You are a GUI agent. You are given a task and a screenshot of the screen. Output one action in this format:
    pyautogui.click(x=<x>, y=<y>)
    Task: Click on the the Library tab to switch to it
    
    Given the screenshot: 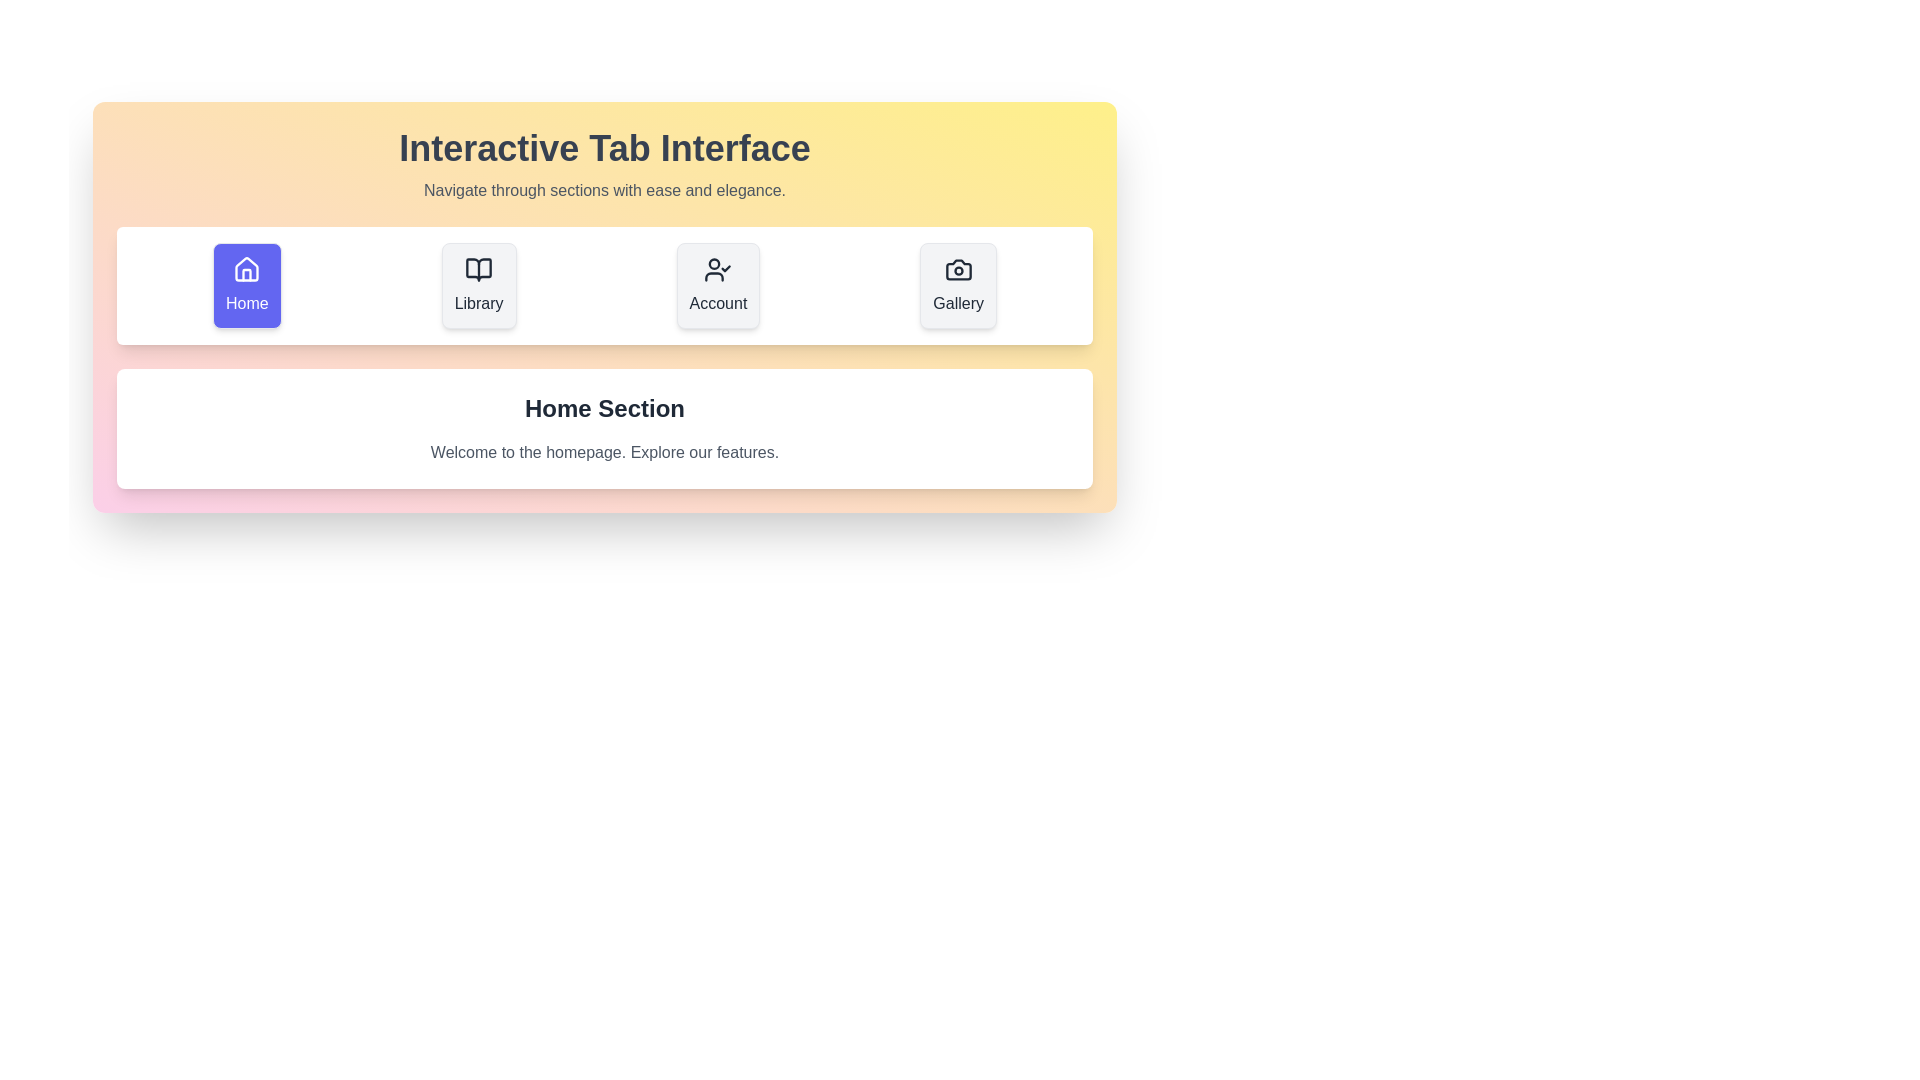 What is the action you would take?
    pyautogui.click(x=478, y=285)
    